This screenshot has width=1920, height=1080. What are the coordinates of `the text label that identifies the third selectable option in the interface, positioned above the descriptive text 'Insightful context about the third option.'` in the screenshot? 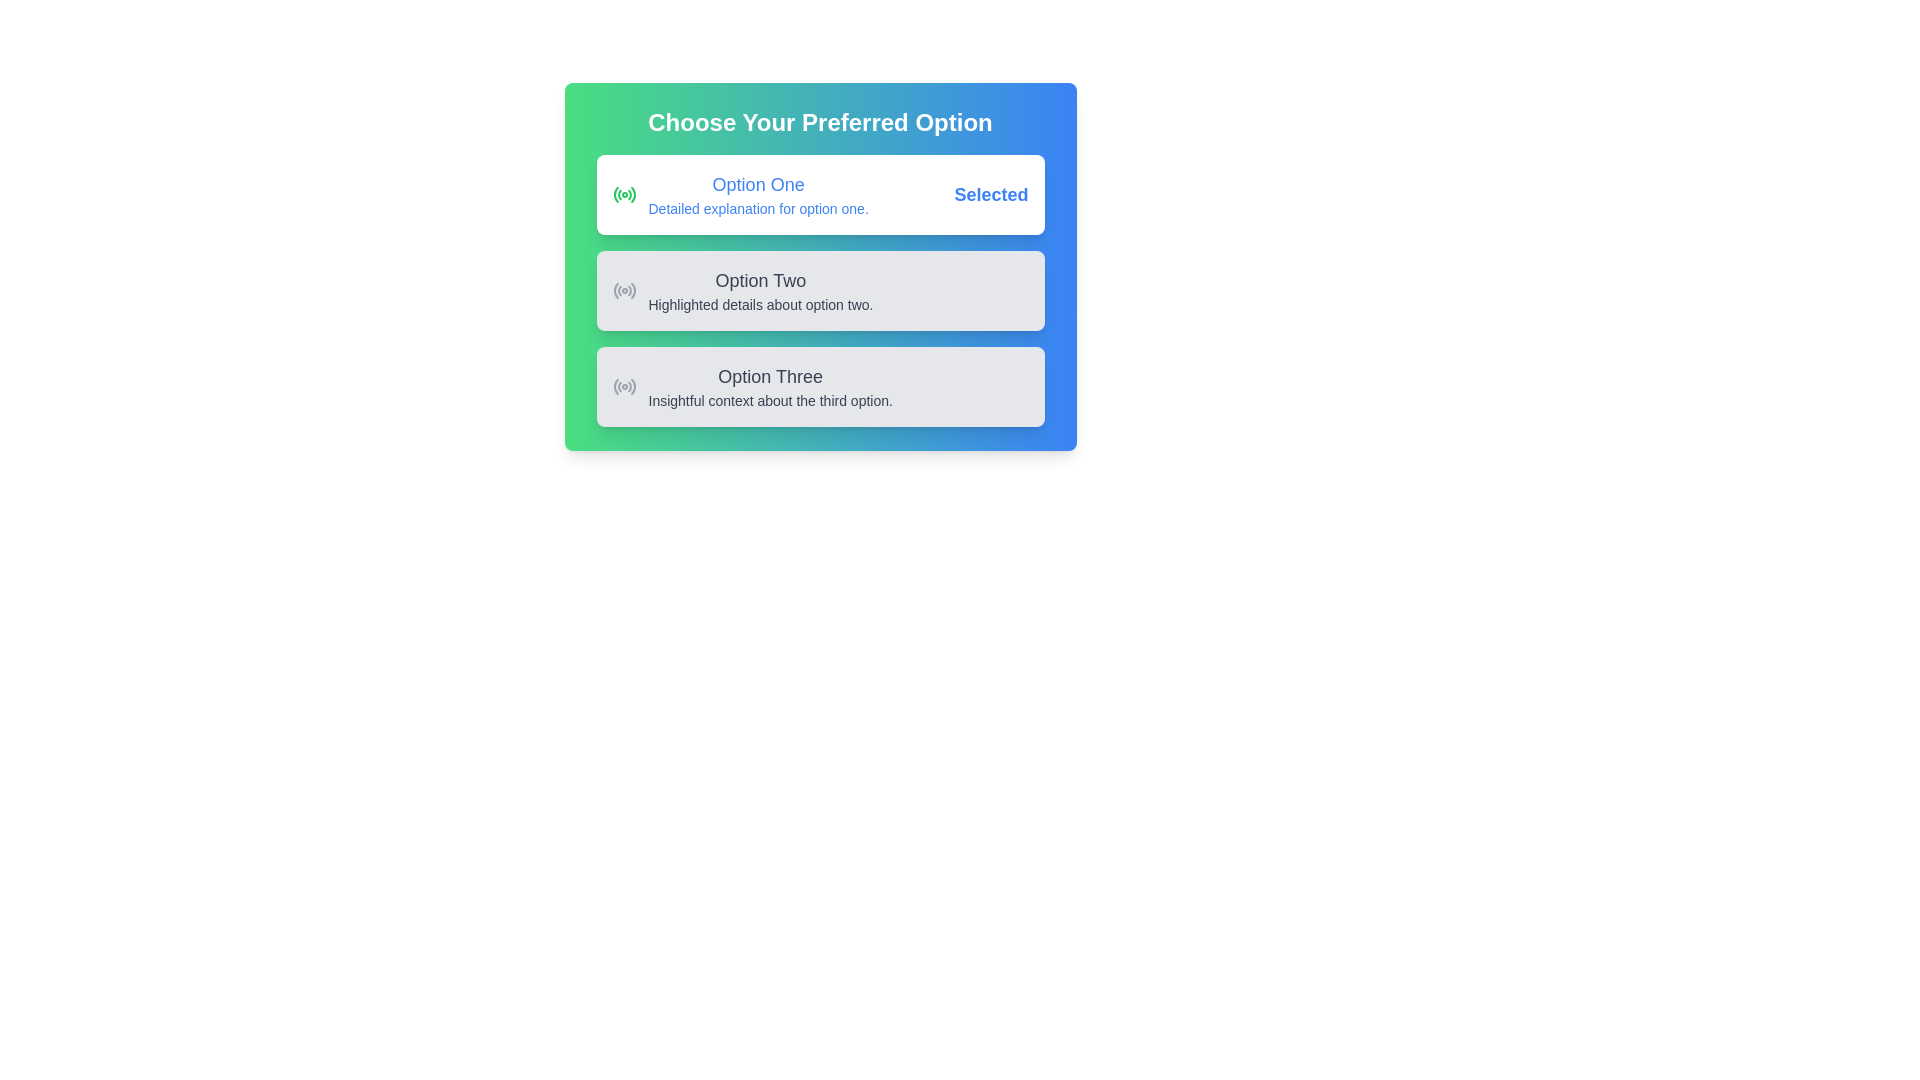 It's located at (769, 377).